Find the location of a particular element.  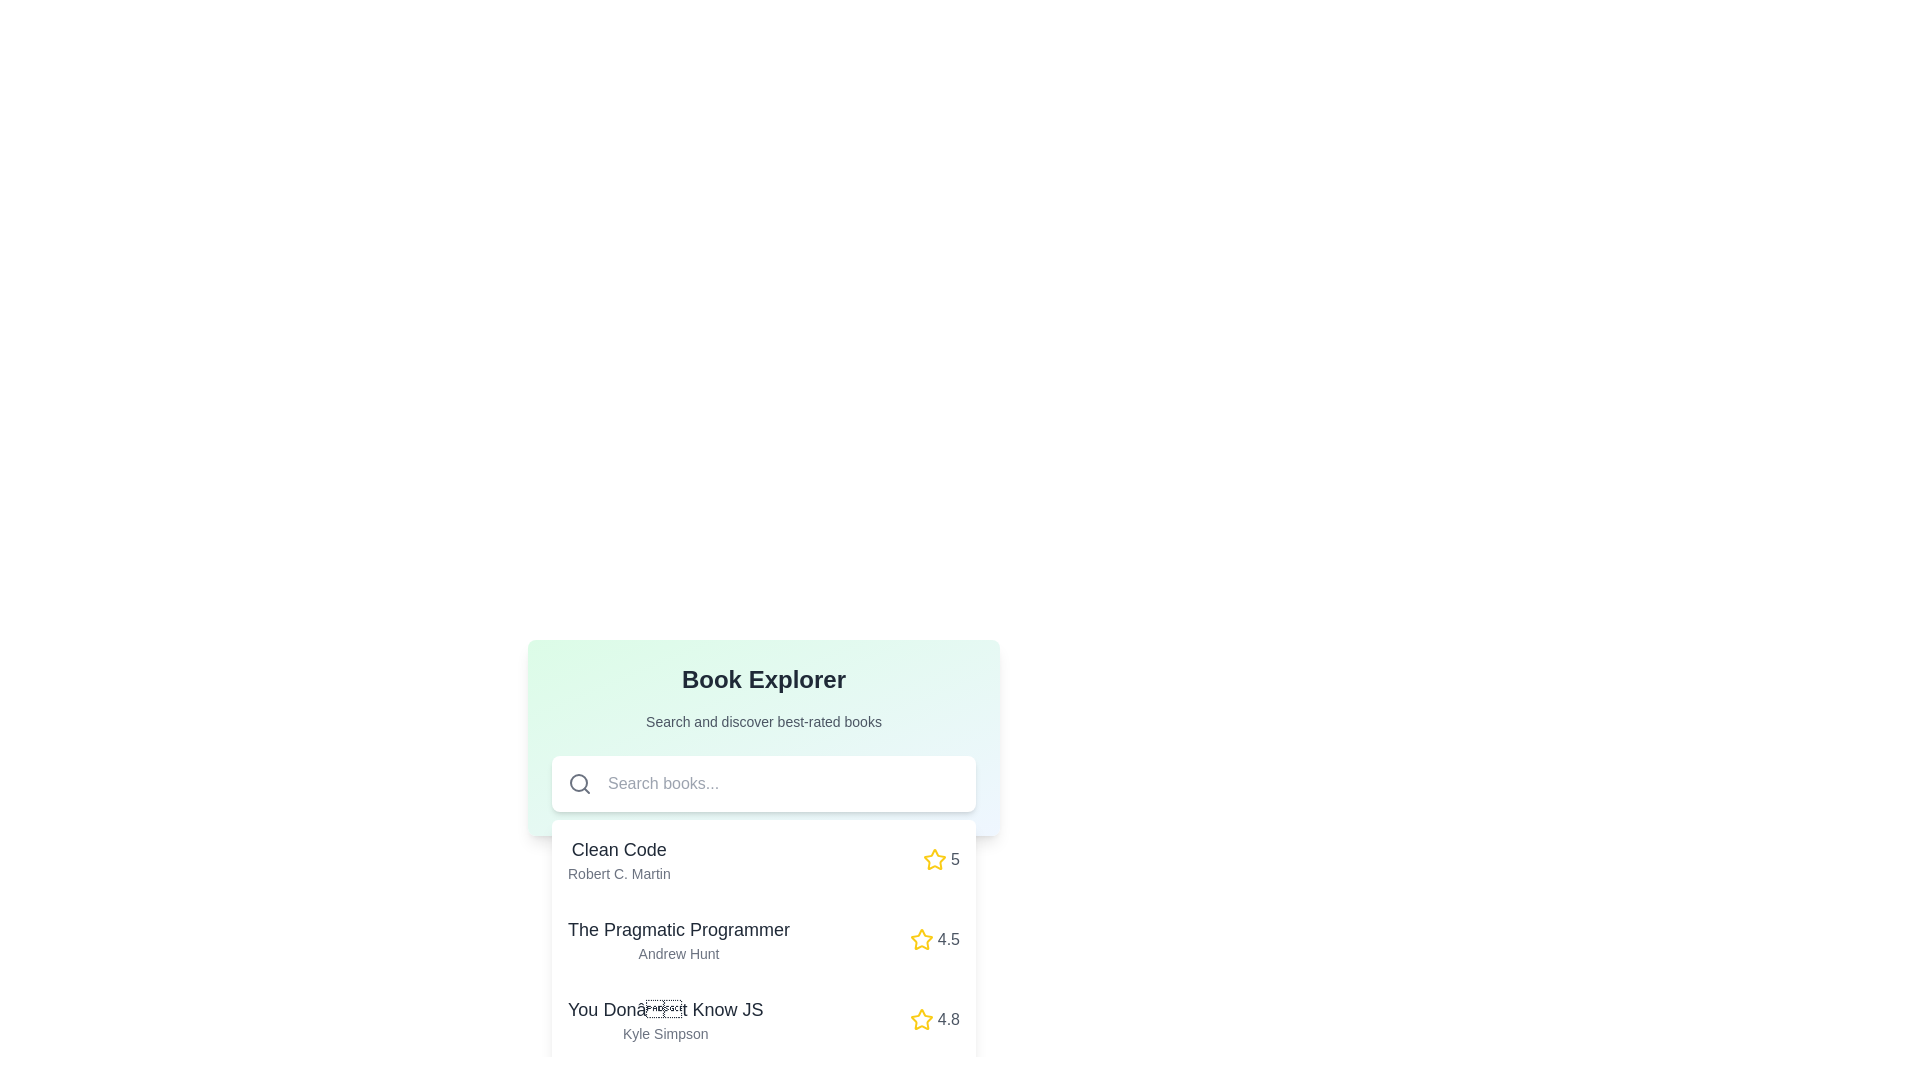

the book title label that identifies the book in the catalog, positioned above 'Robert C. Martin' in the 'Book Explorer' list is located at coordinates (618, 849).